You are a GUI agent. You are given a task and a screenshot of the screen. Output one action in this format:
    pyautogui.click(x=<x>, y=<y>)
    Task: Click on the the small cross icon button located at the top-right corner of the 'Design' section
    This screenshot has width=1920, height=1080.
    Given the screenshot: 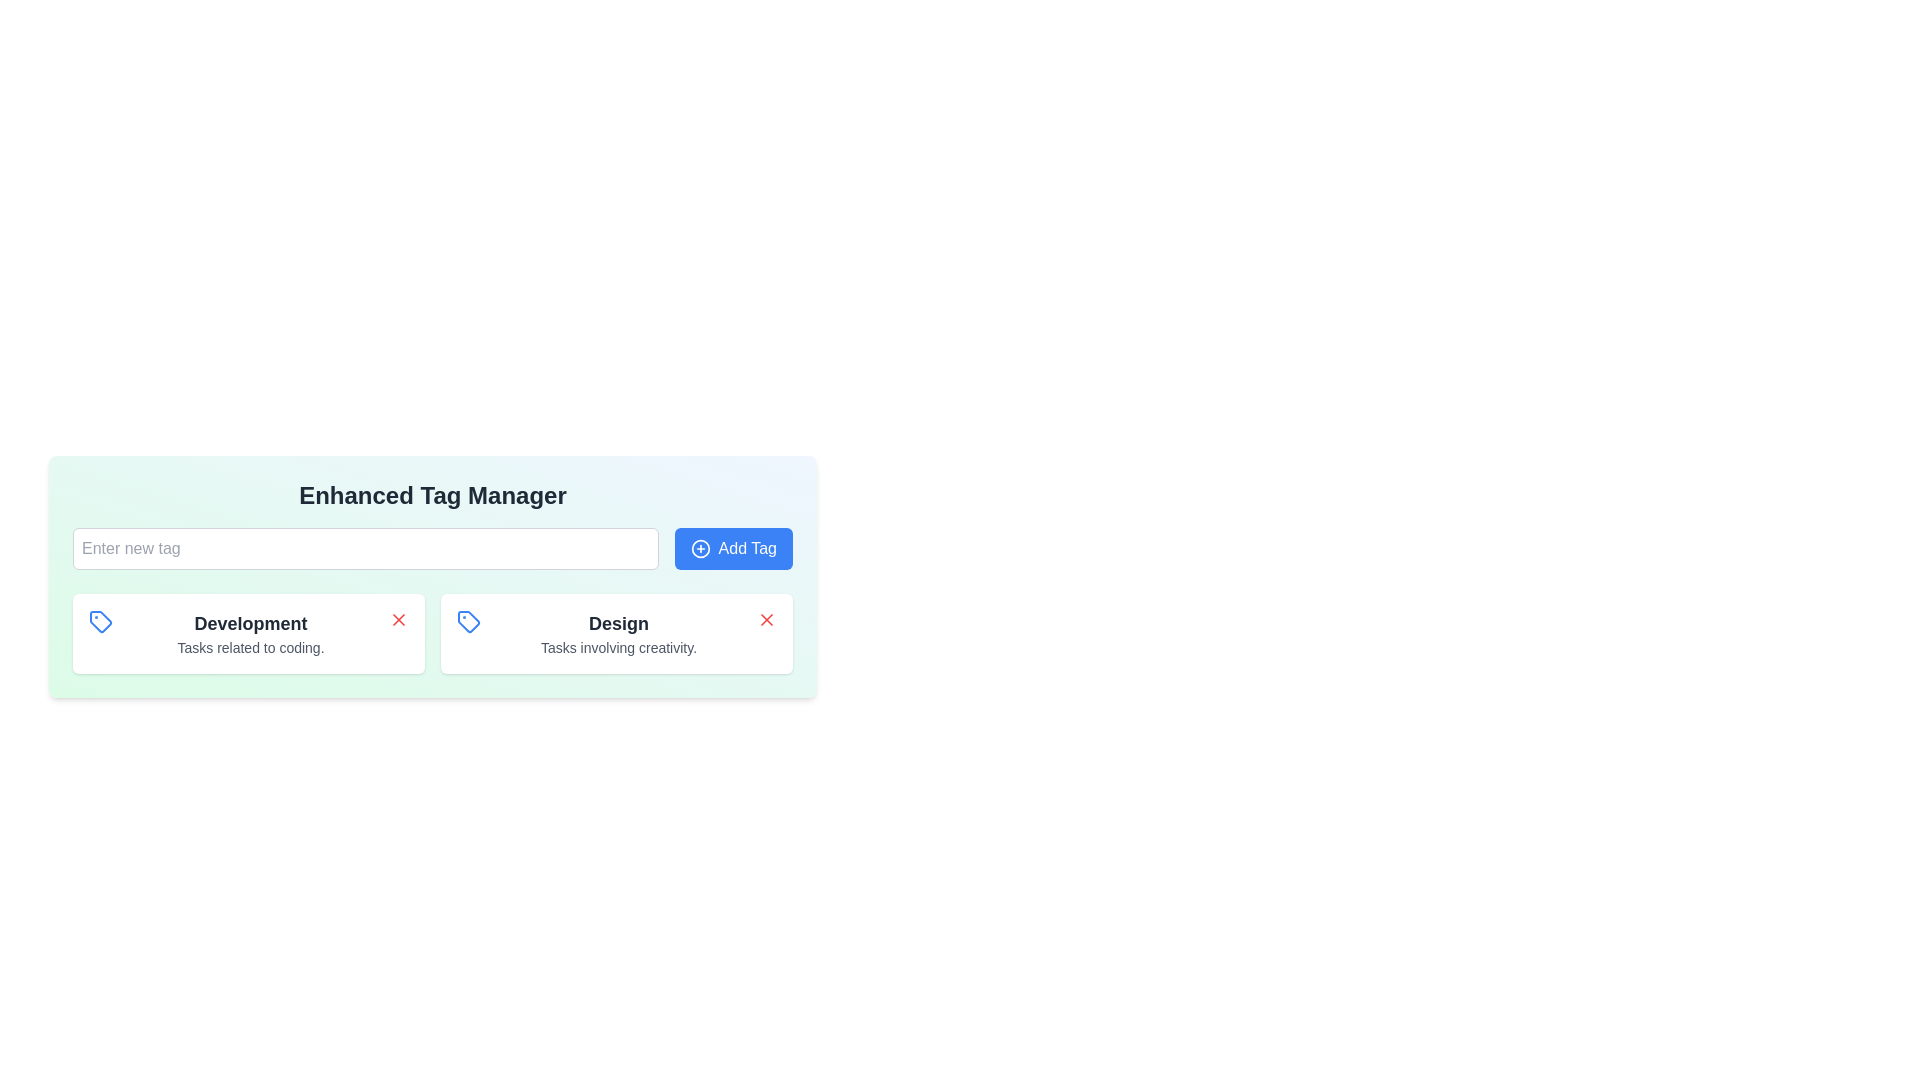 What is the action you would take?
    pyautogui.click(x=766, y=619)
    